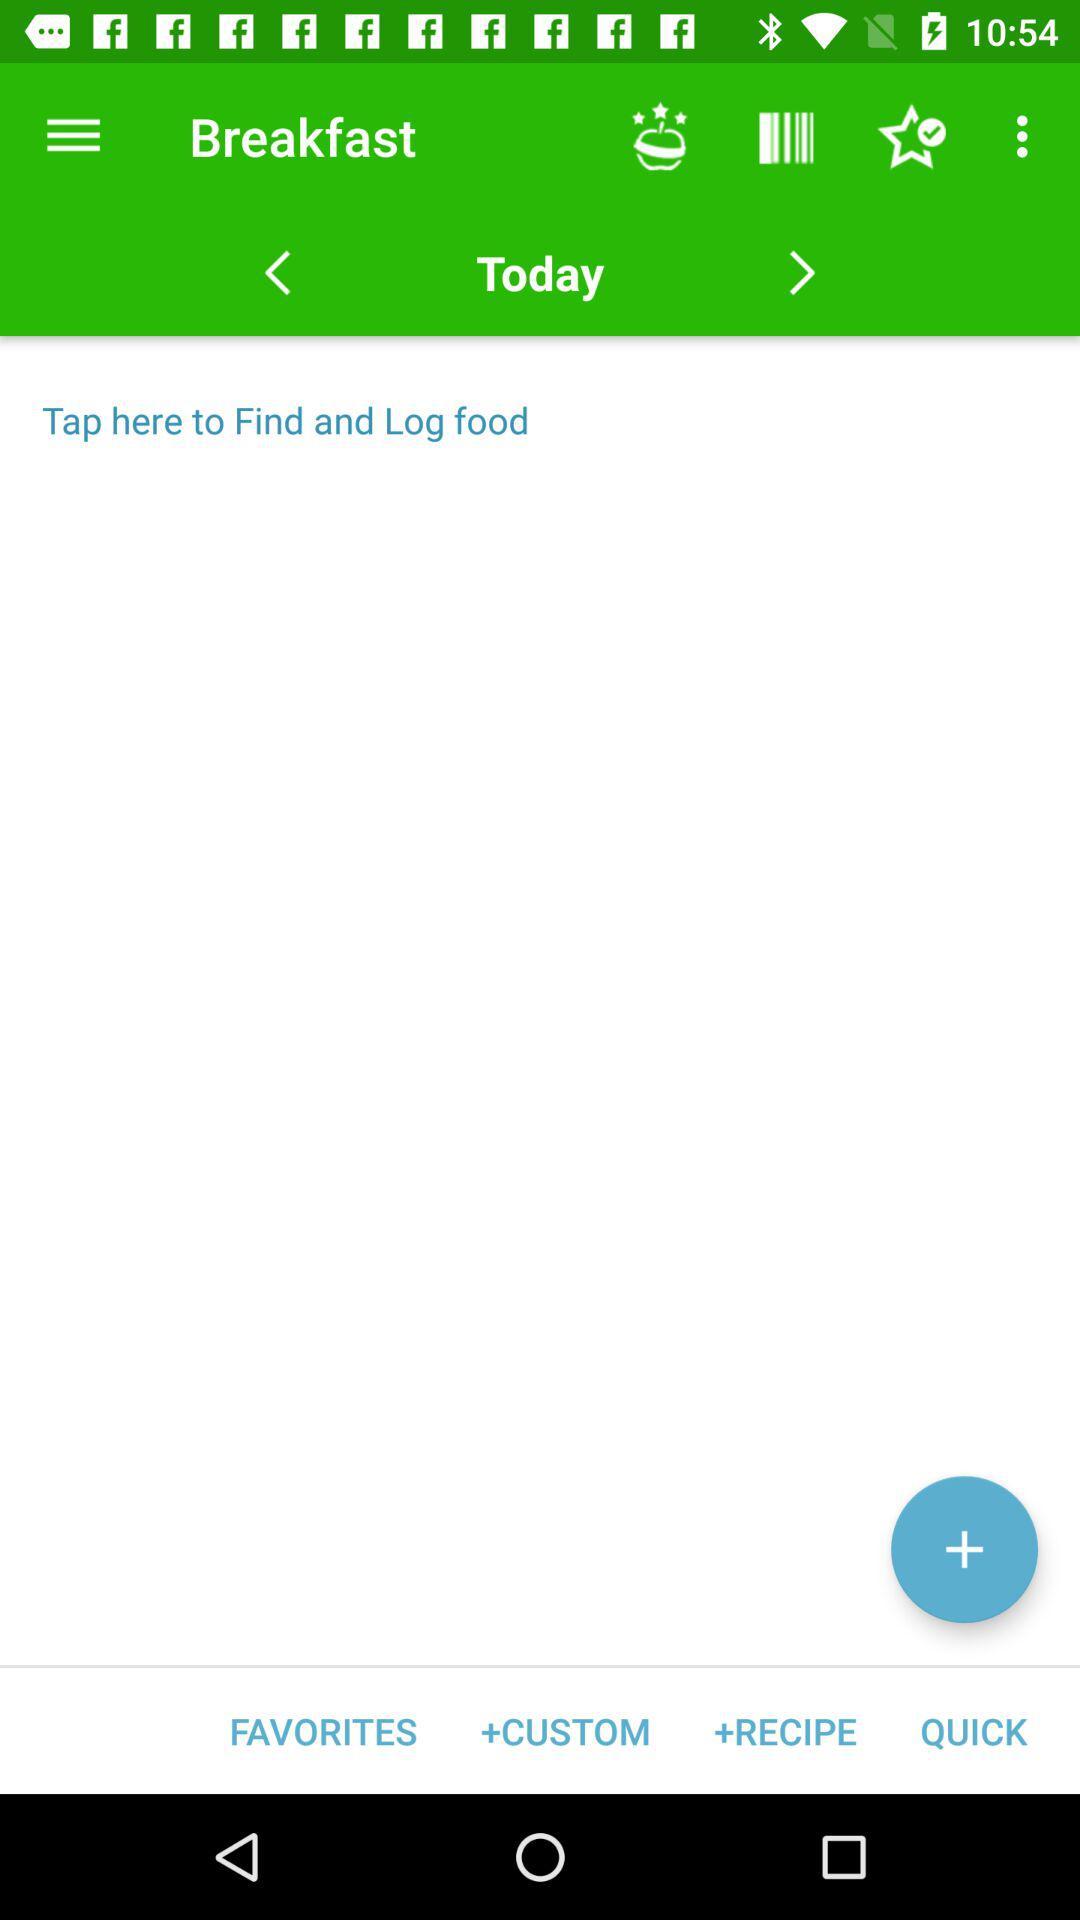  I want to click on a food to your breakfast log, so click(963, 1548).